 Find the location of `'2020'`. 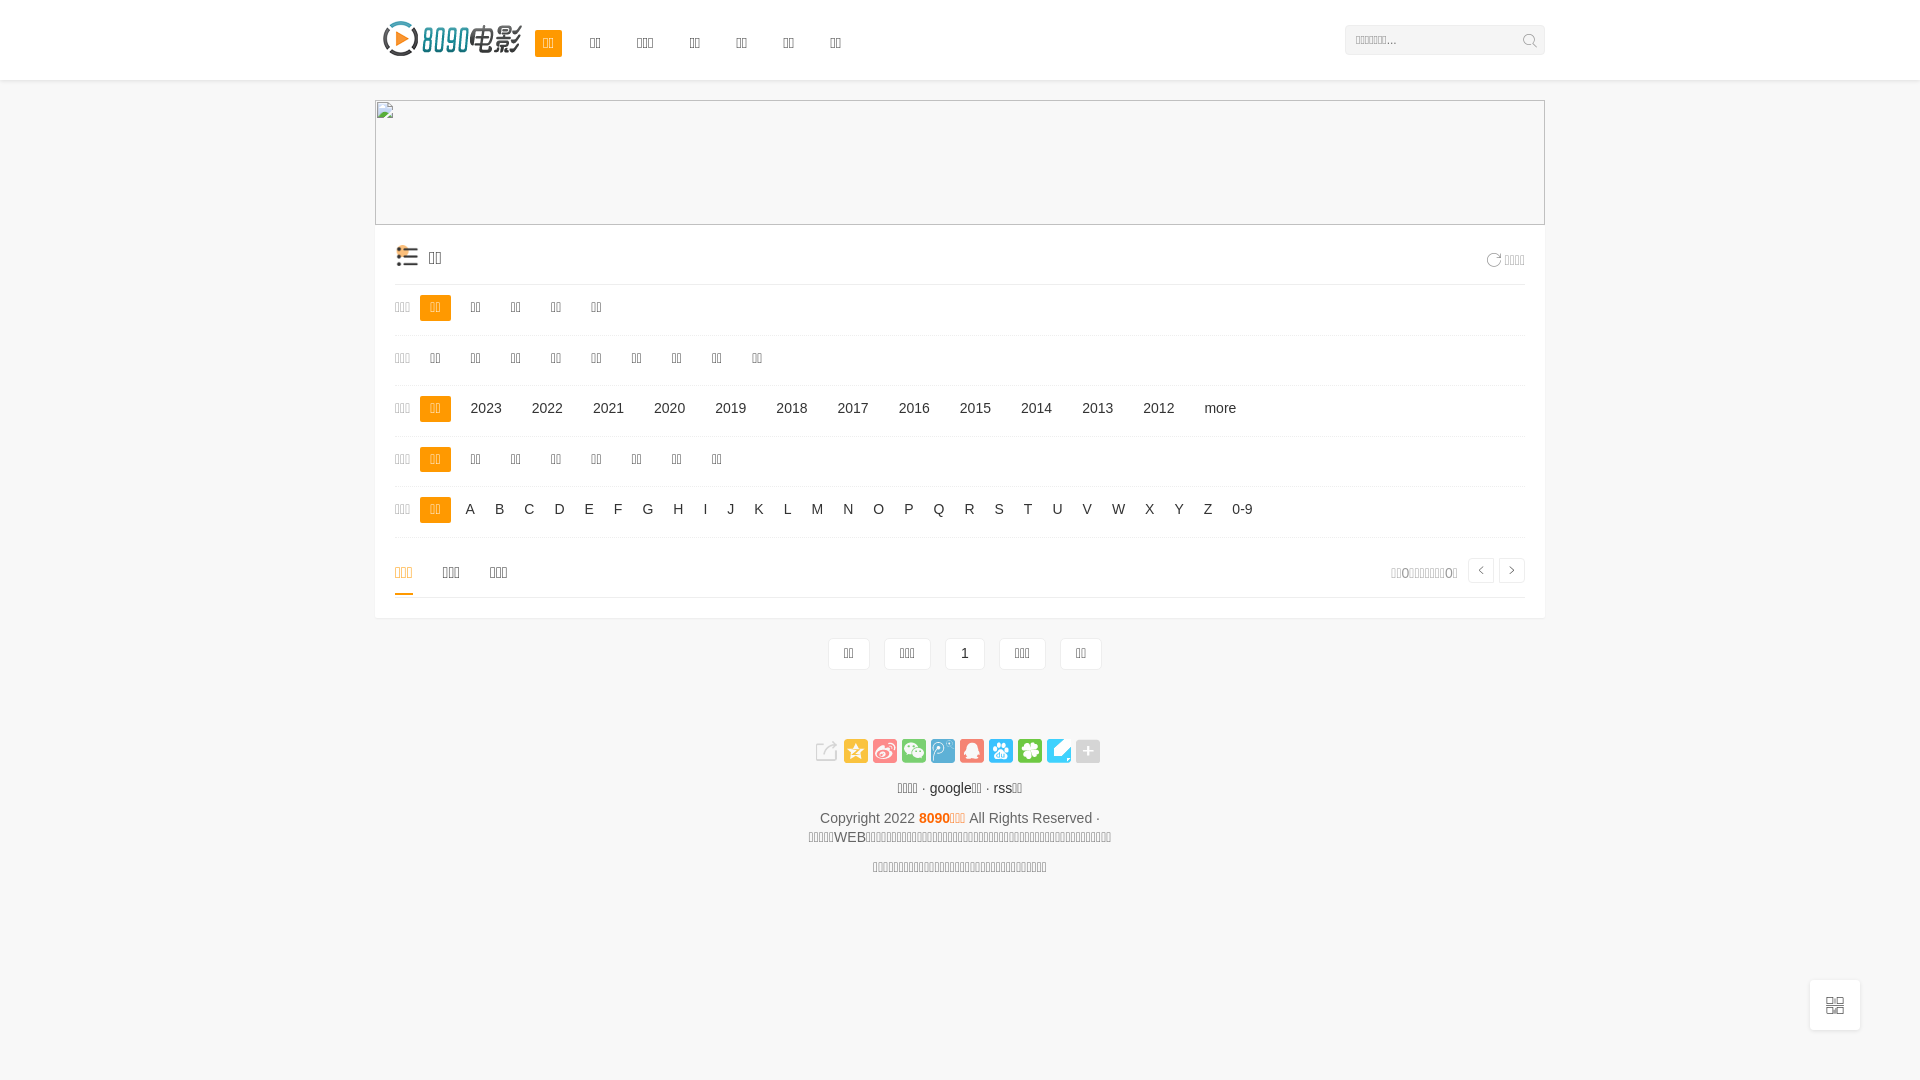

'2020' is located at coordinates (643, 407).